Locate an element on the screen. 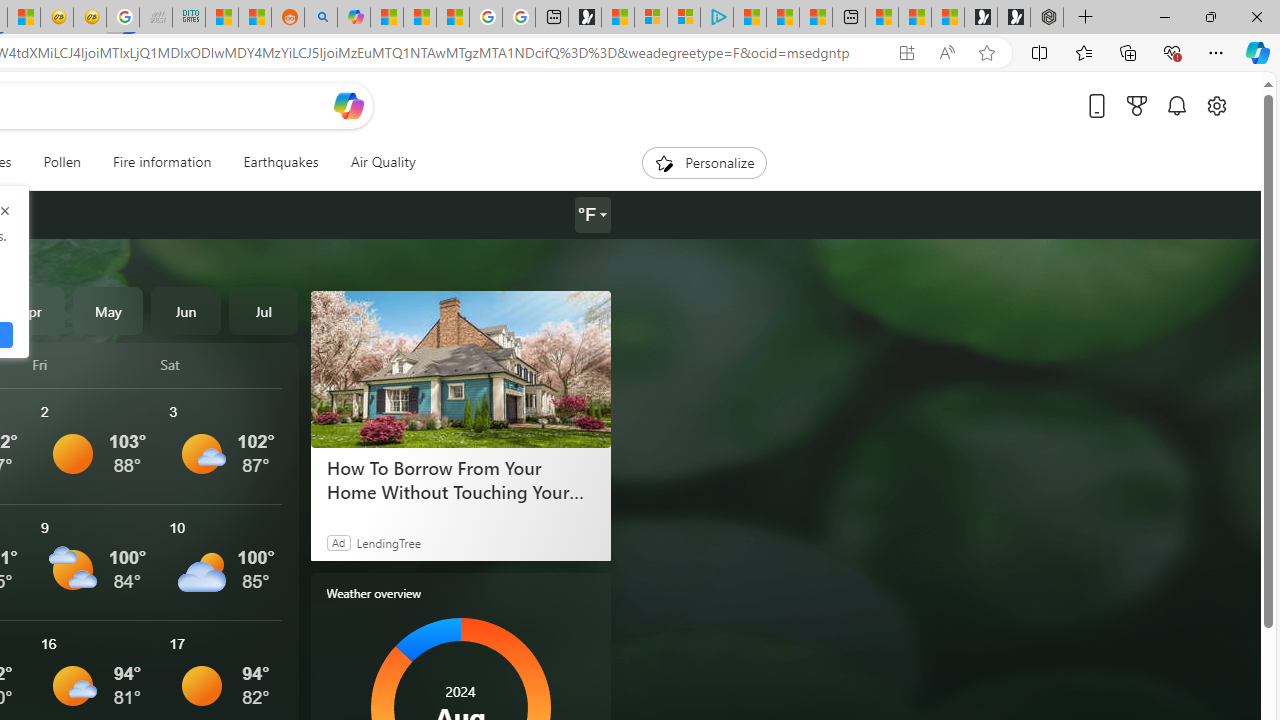  'How To Borrow From Your Home Without Touching Your Mortgage' is located at coordinates (459, 369).